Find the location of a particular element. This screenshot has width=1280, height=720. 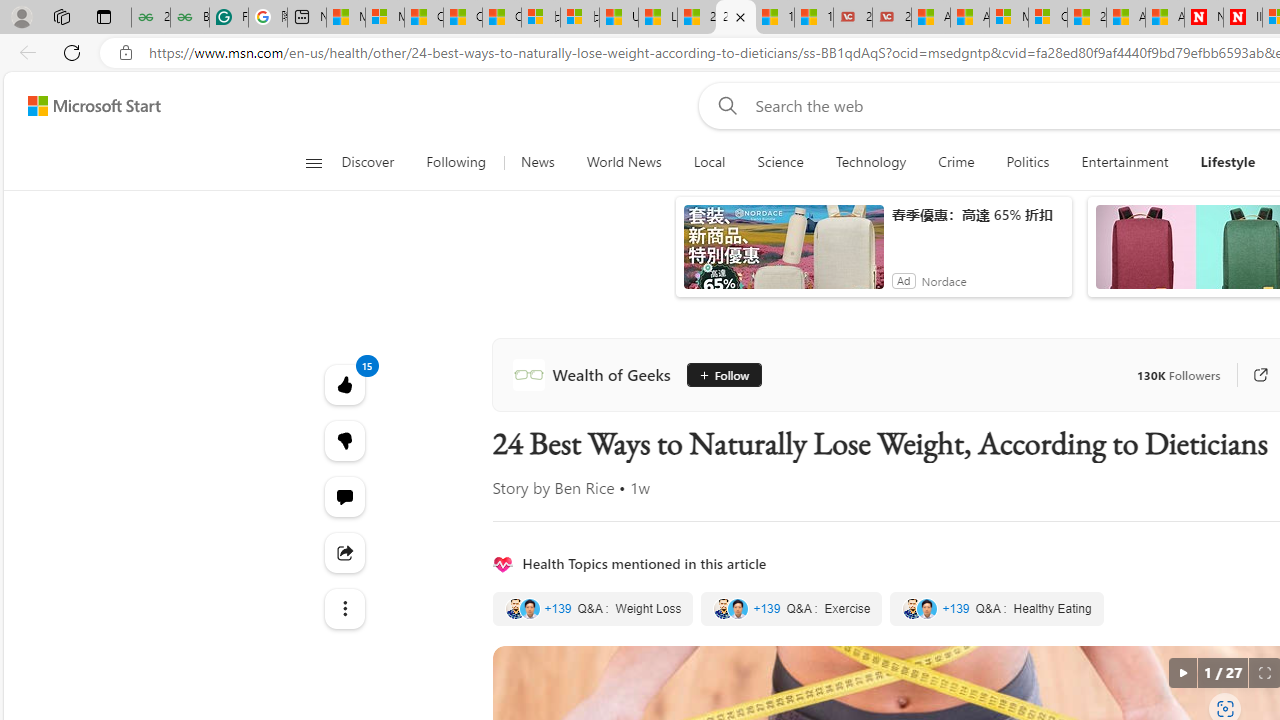

'Free AI Writing Assistance for Students | Grammarly' is located at coordinates (229, 17).